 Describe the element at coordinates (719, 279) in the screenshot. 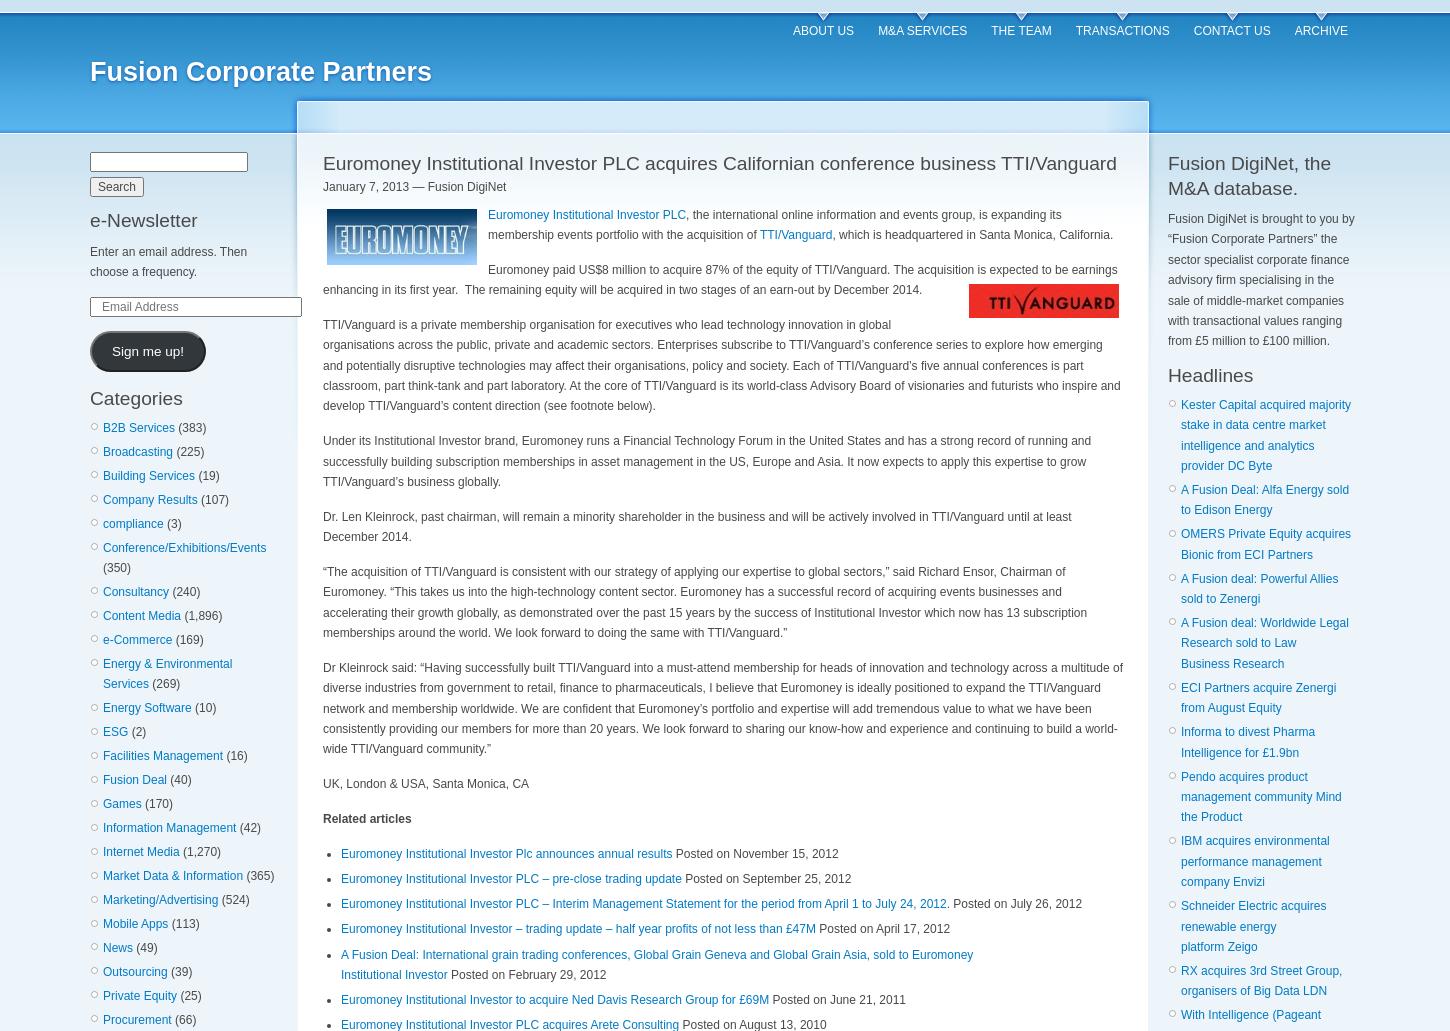

I see `'Euromoney paid US$8 million to acquire 87% of the equity of TTI/Vanguard. The acquisition is expected to be earnings enhancing in its'` at that location.